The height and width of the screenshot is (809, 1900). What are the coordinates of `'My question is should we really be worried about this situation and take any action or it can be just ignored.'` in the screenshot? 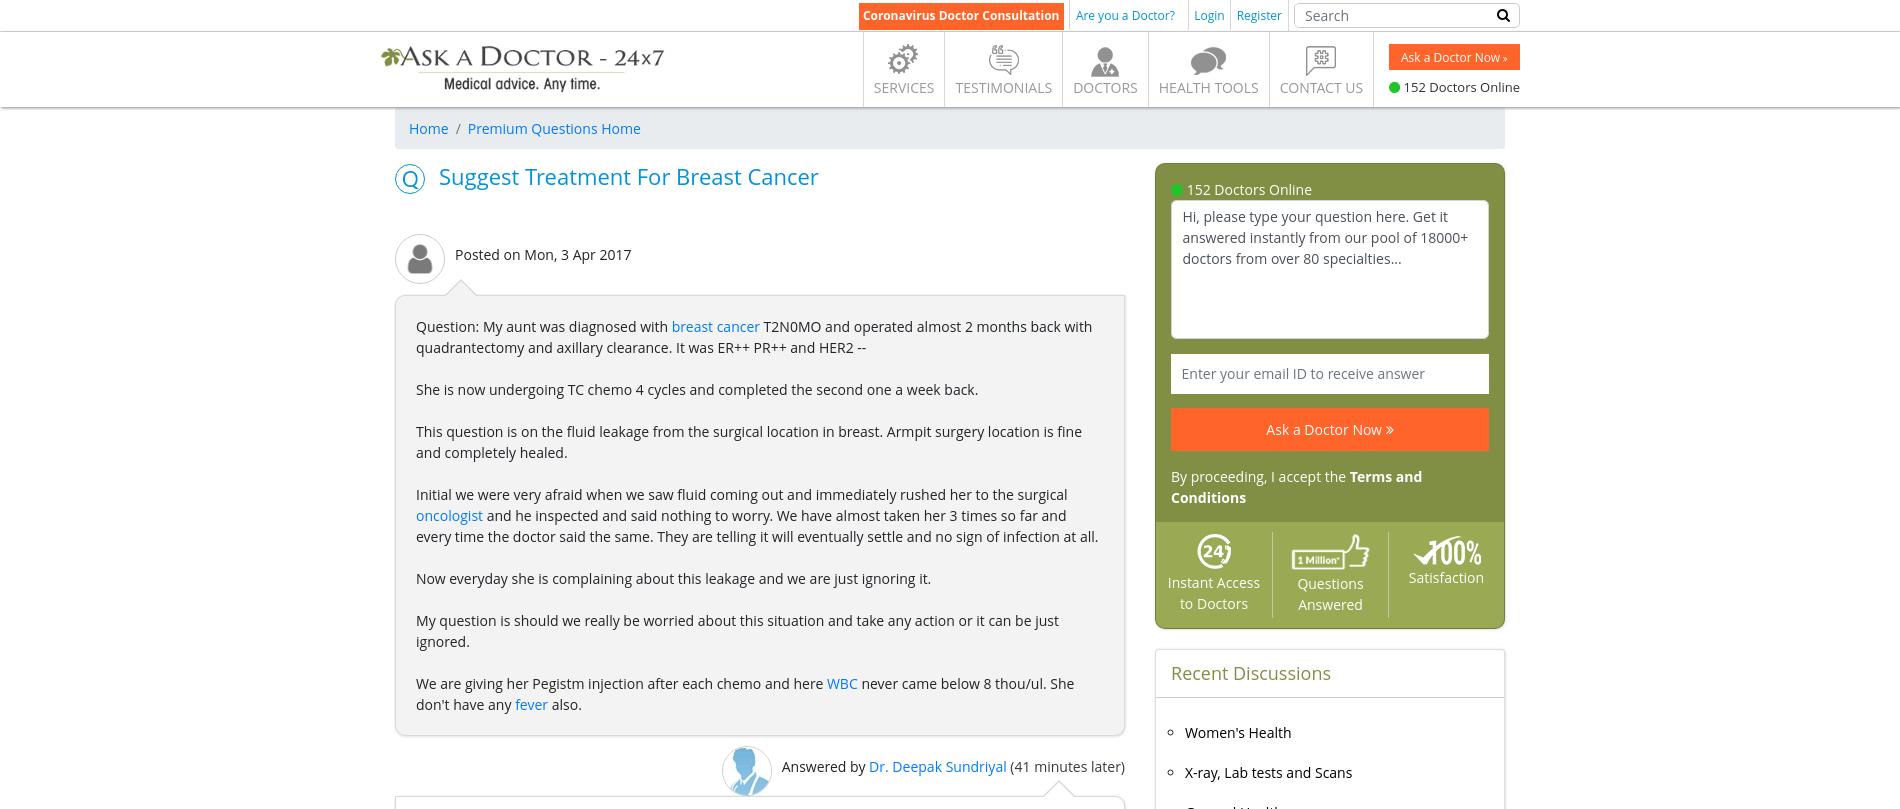 It's located at (736, 631).